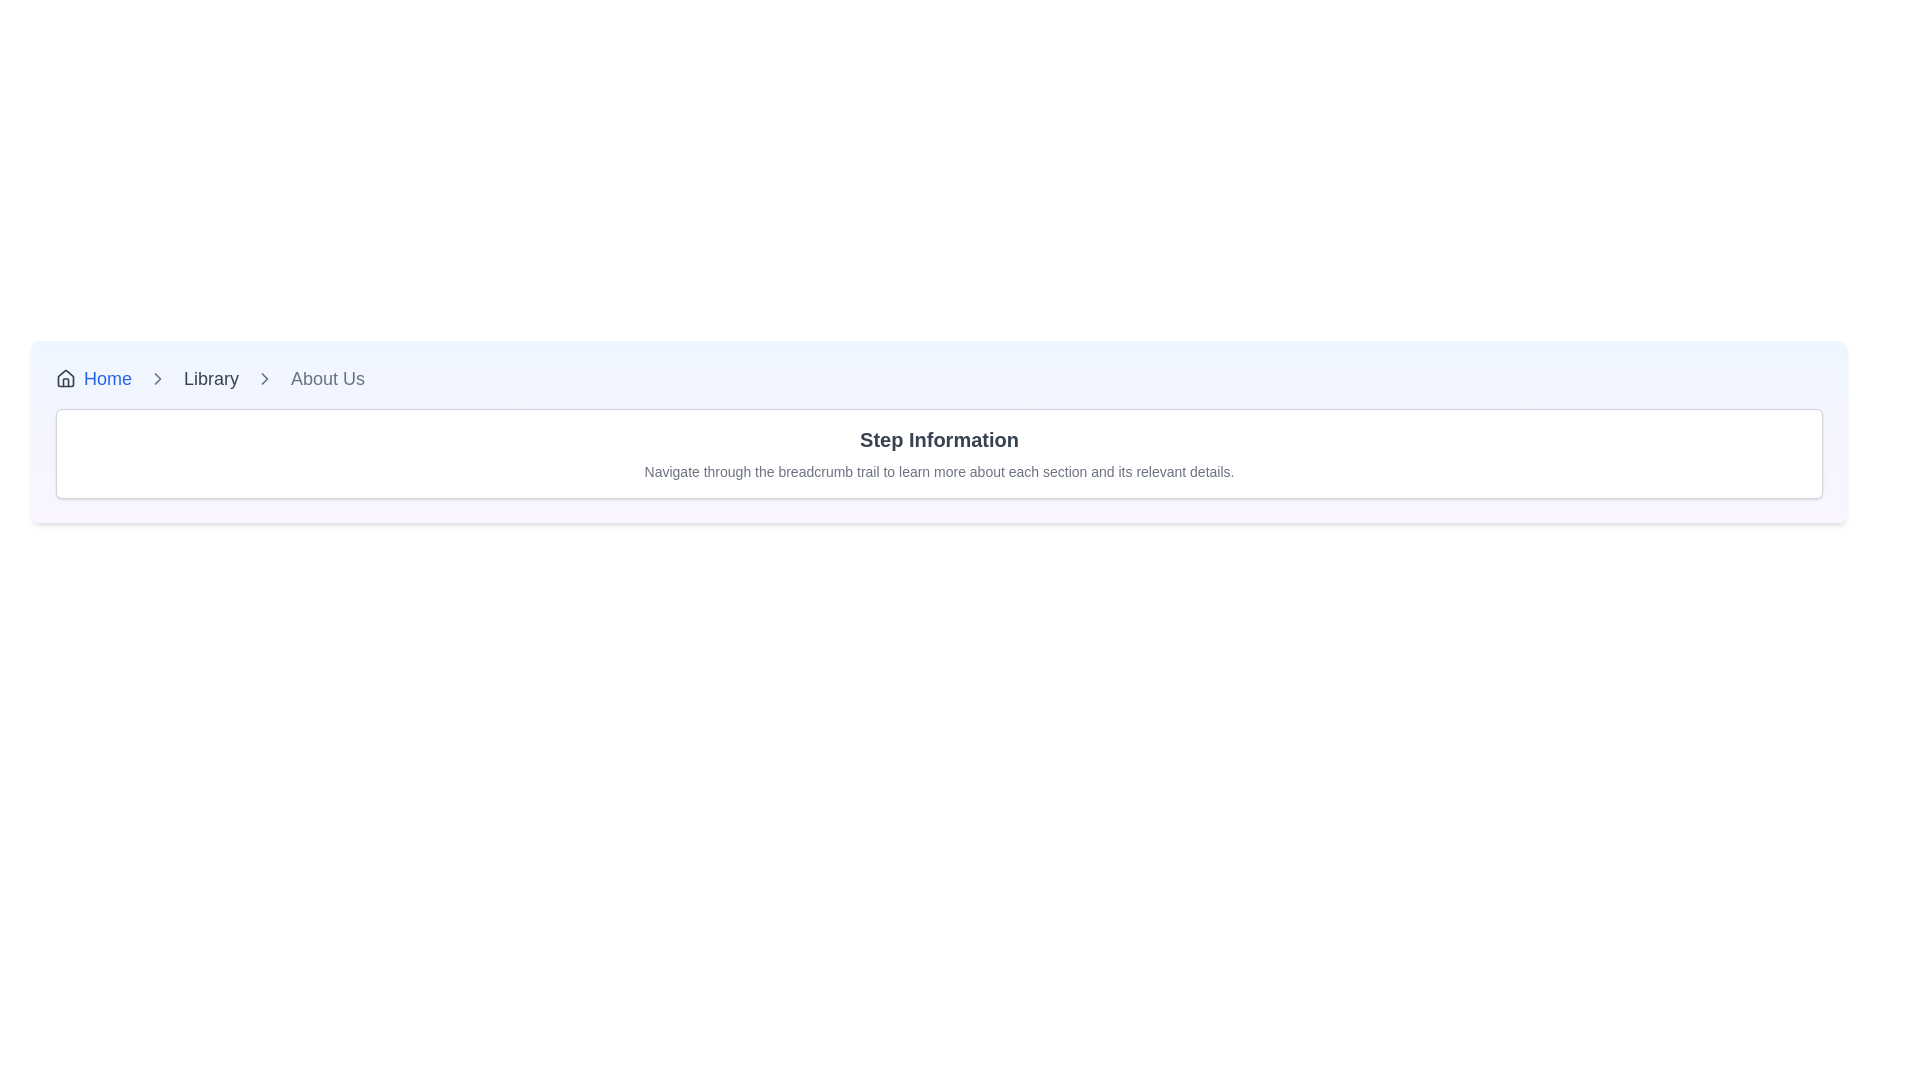  Describe the element at coordinates (263, 378) in the screenshot. I see `the chevron-right SVG icon, which is the third icon in the breadcrumb navigation, positioned between 'Library' and 'About Us' text` at that location.